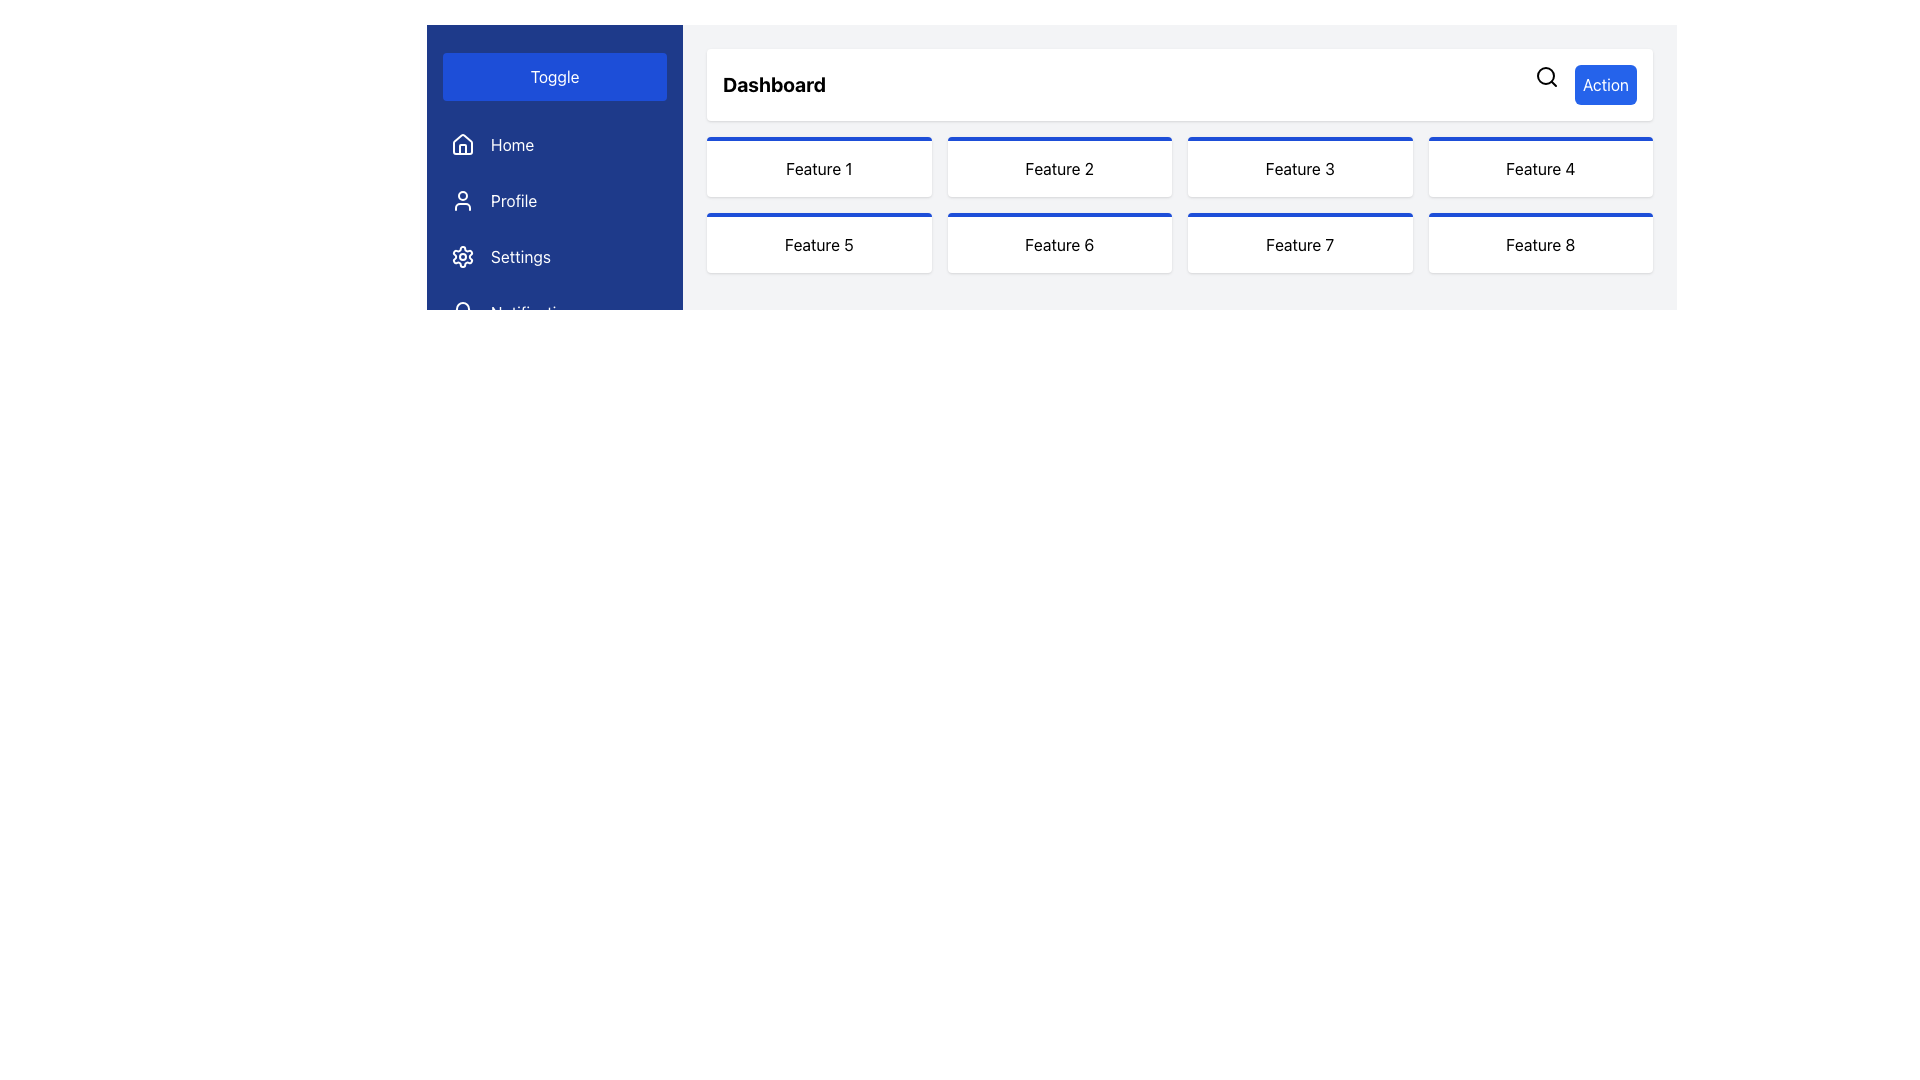 This screenshot has height=1080, width=1920. What do you see at coordinates (773, 83) in the screenshot?
I see `the Text Label that serves as a contextual indicator for the current page or section title in the dashboard interface to check for extra functionality` at bounding box center [773, 83].